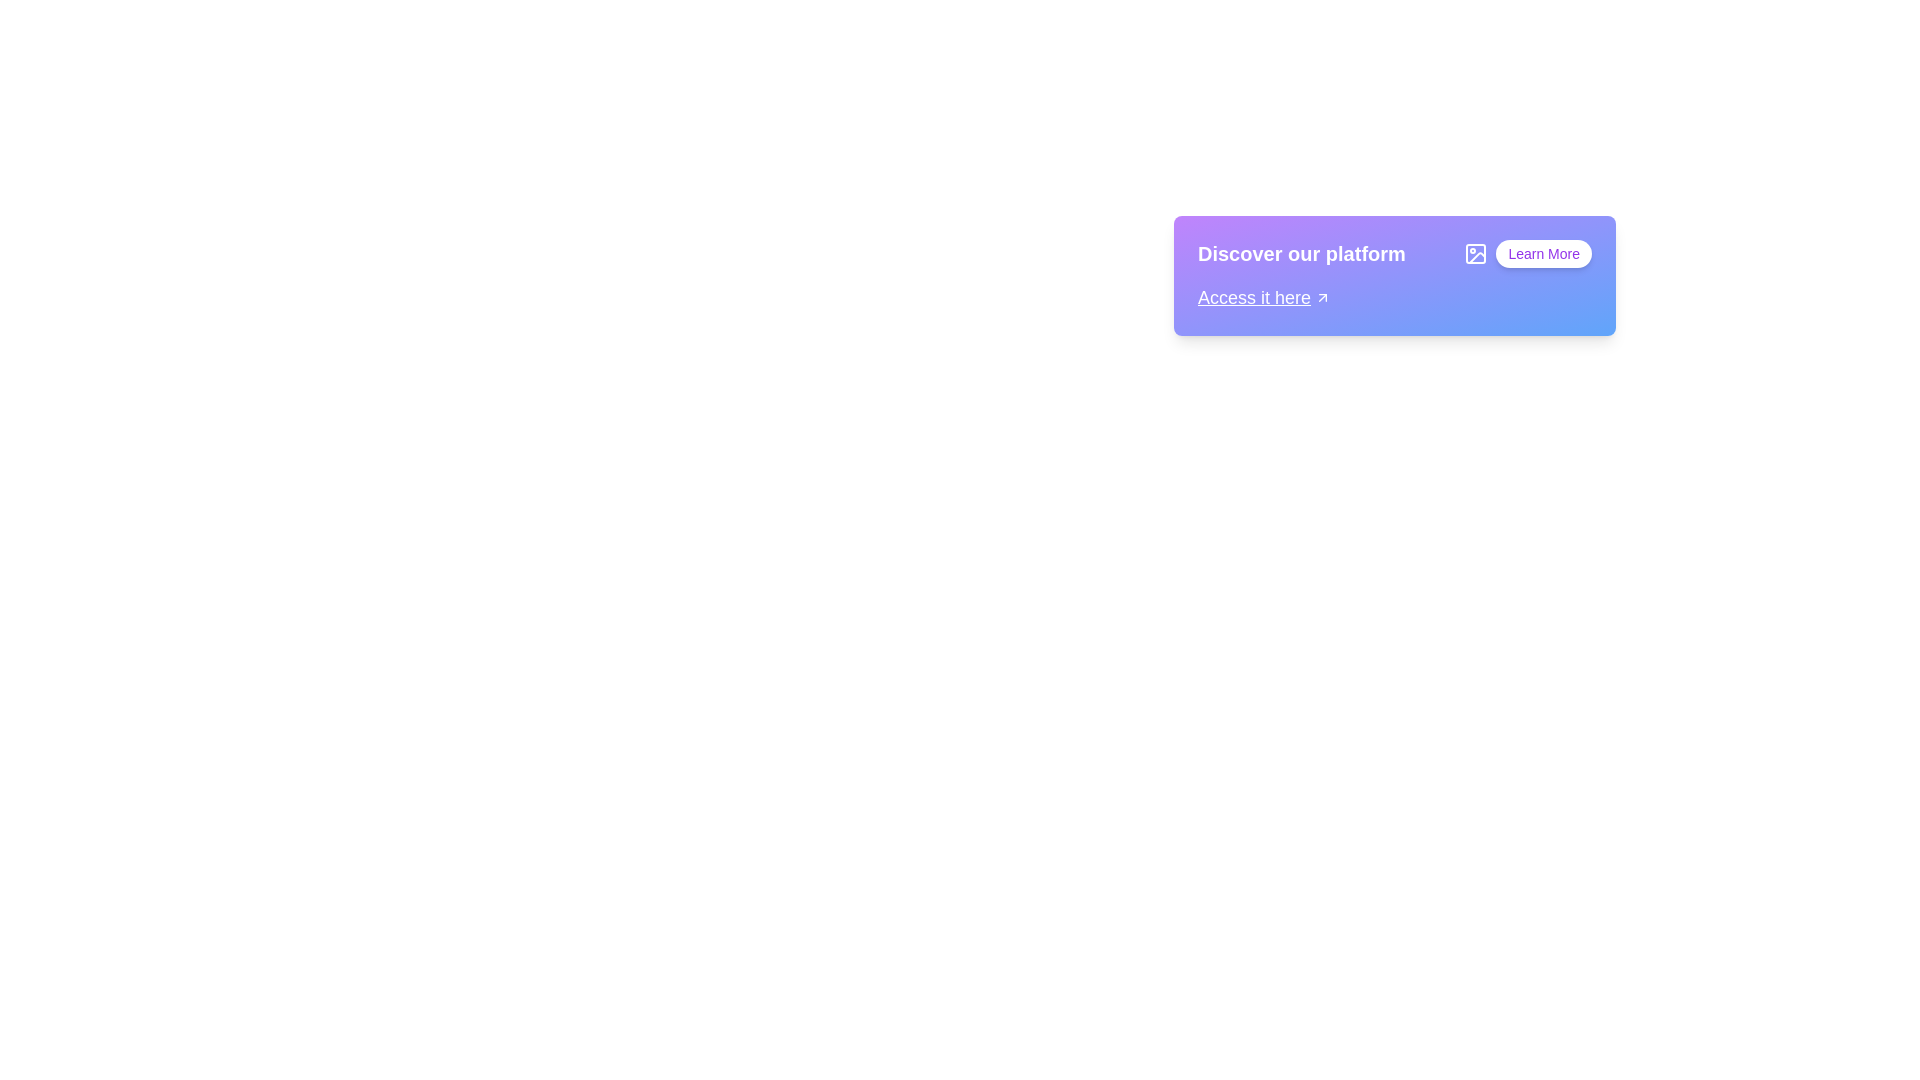  Describe the element at coordinates (1527, 253) in the screenshot. I see `the action button located in the top-right corner of the section with a gradient background, following the text 'Discover our platform'` at that location.